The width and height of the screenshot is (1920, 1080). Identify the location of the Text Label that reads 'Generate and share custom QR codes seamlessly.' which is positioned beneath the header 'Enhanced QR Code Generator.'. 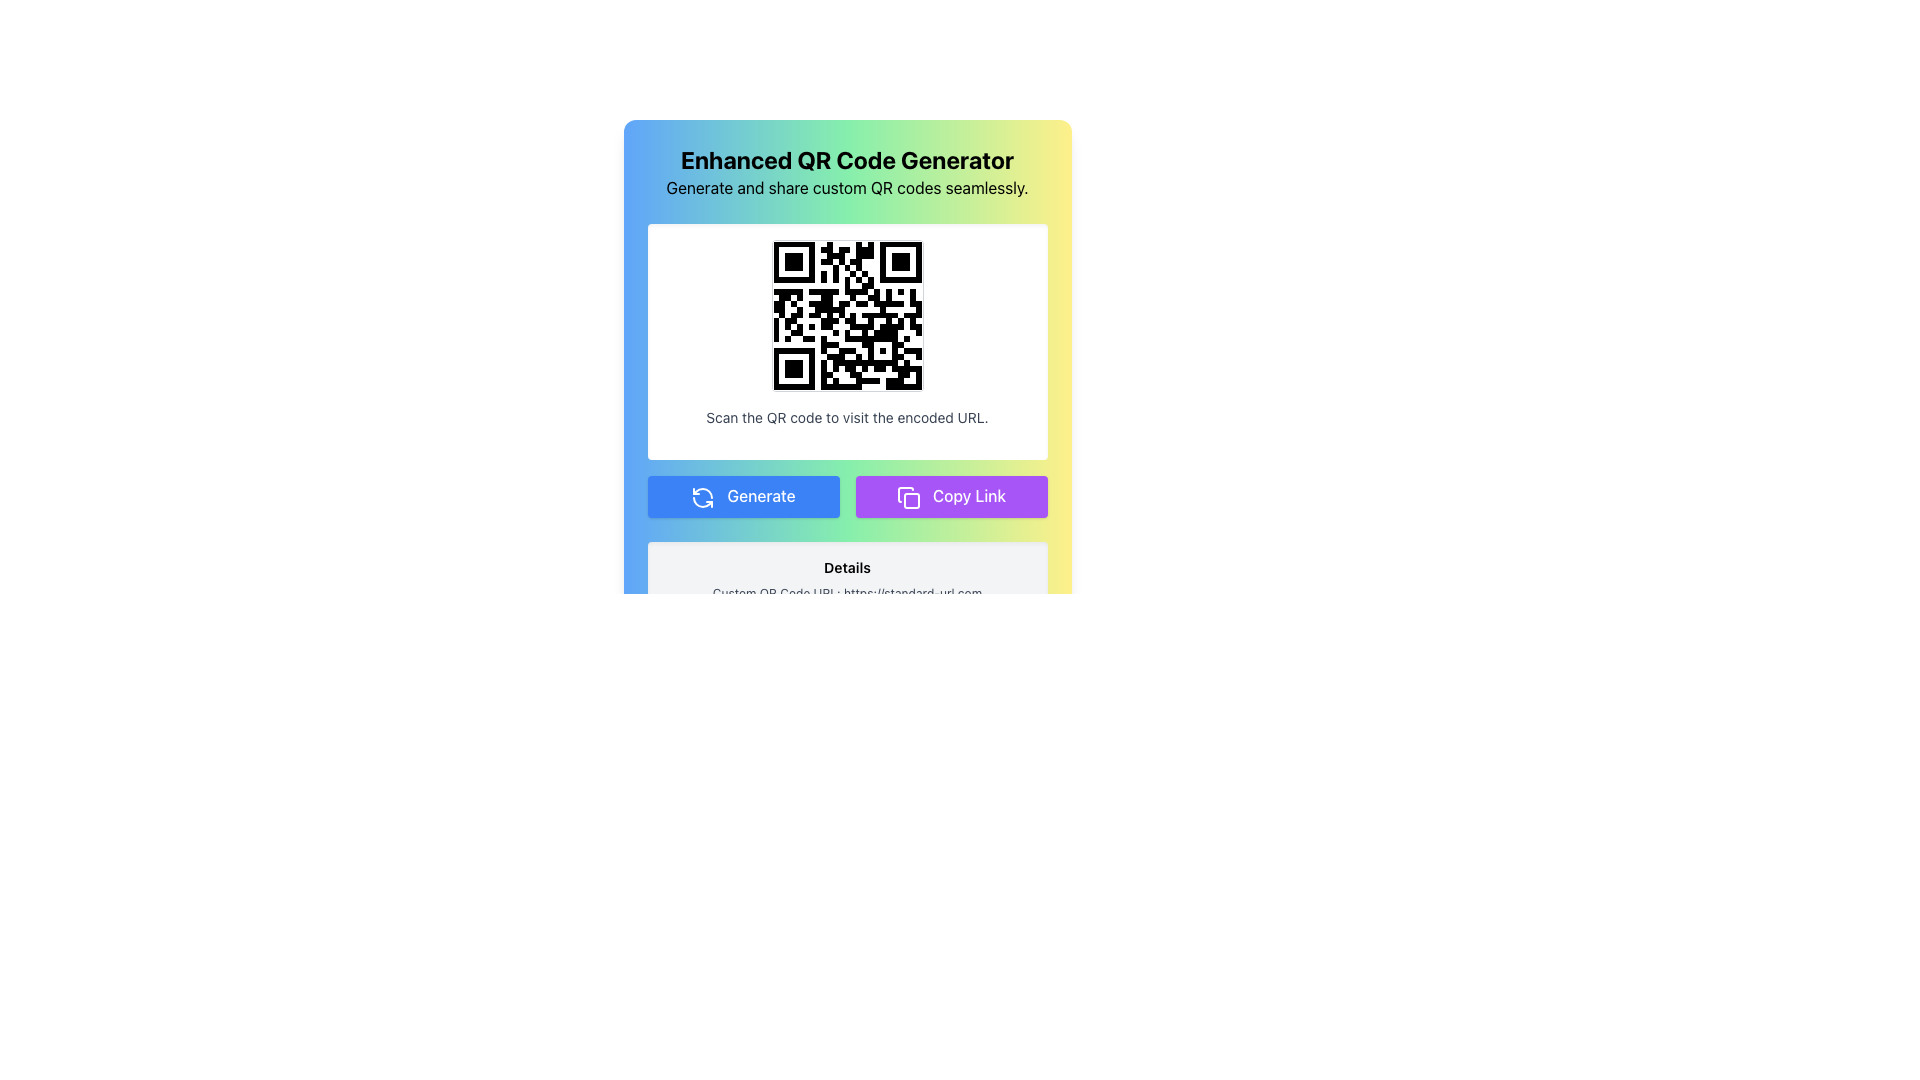
(847, 188).